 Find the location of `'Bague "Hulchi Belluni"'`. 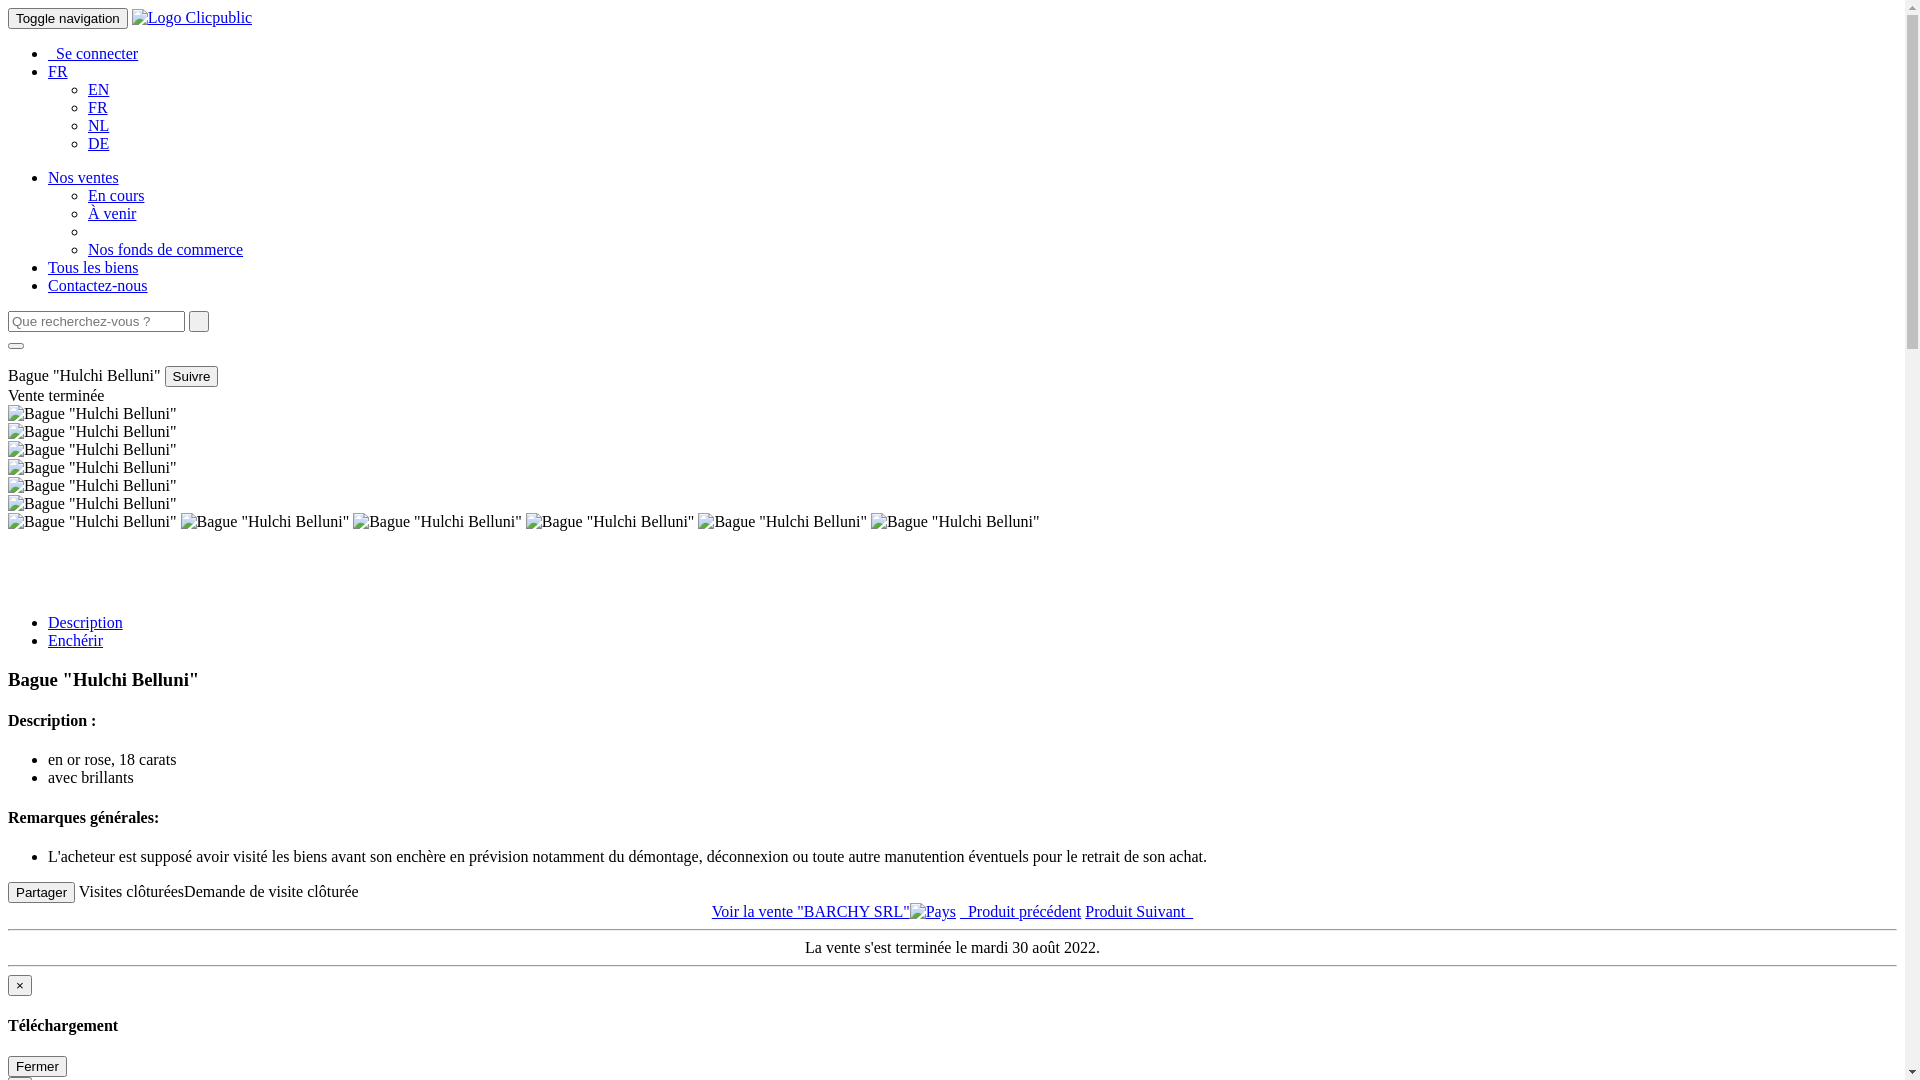

'Bague "Hulchi Belluni"' is located at coordinates (954, 520).